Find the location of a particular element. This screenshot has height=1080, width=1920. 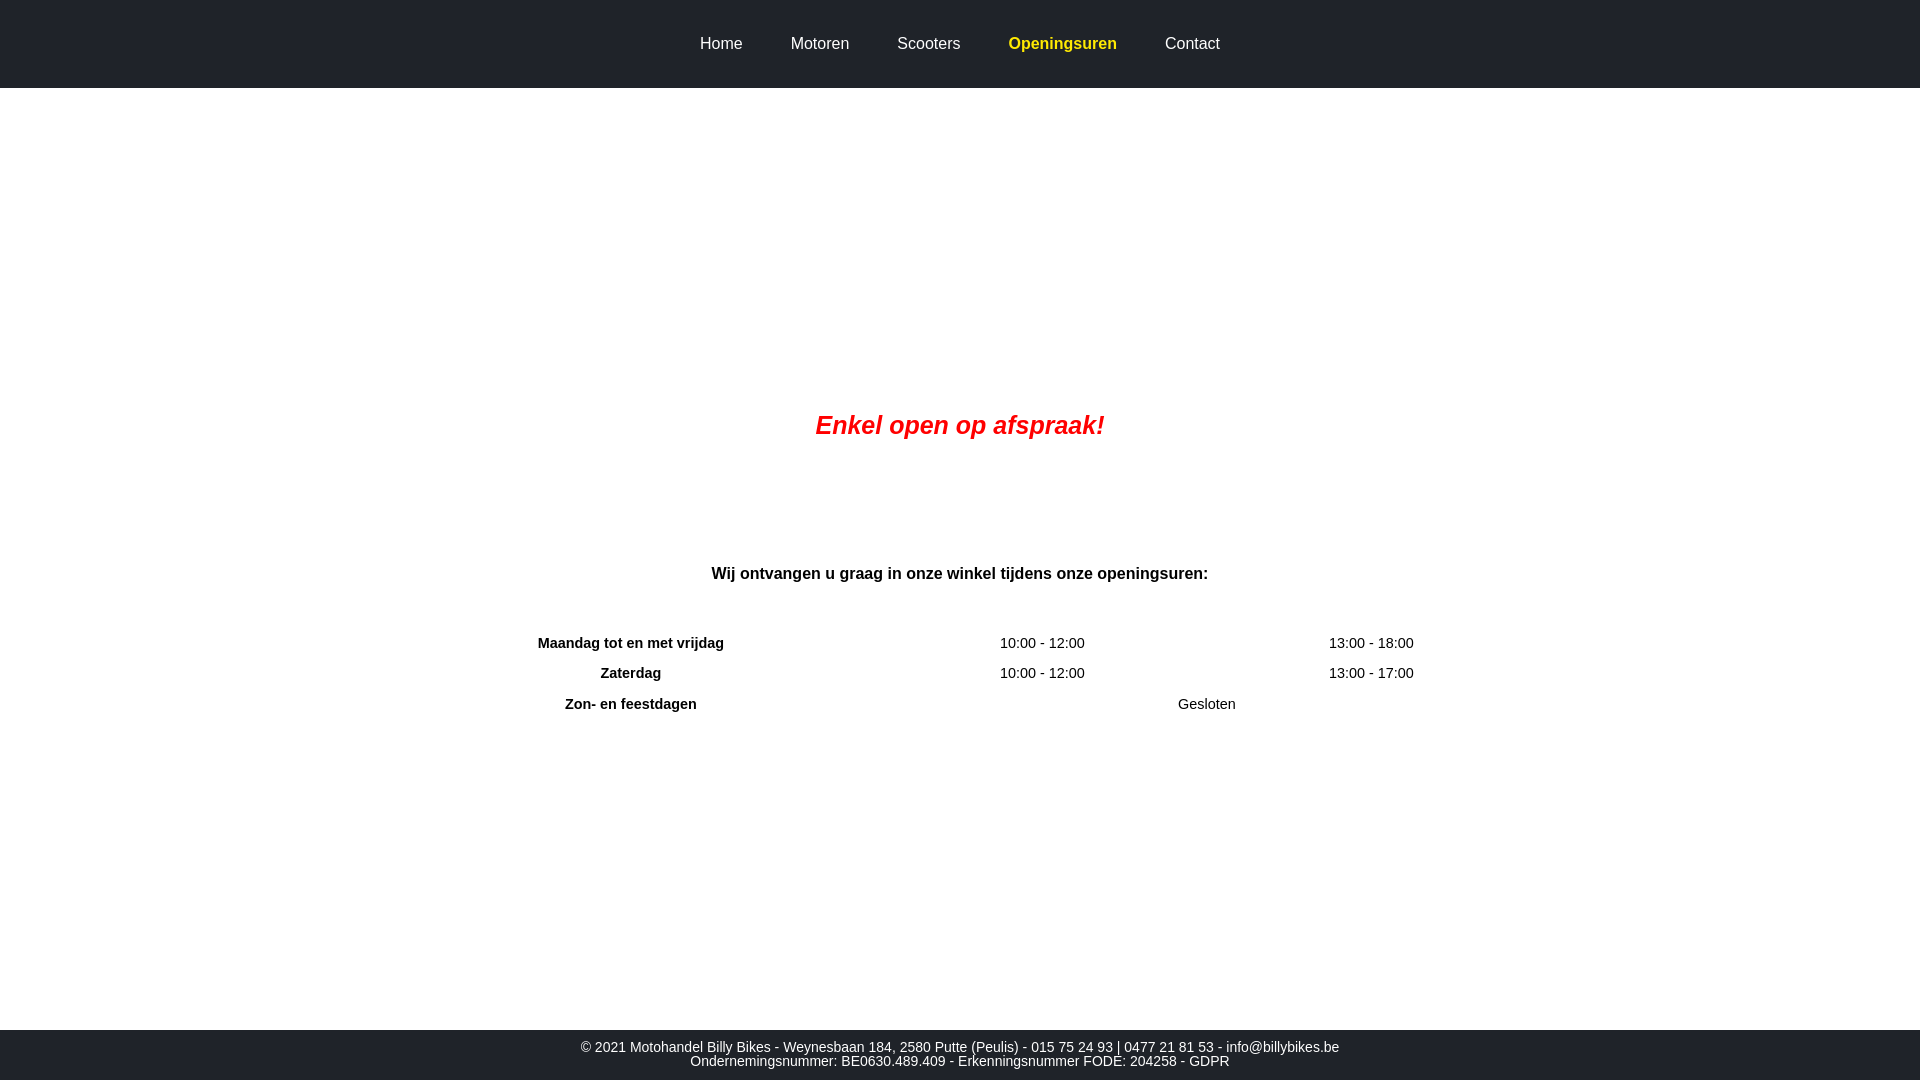

'GDPR' is located at coordinates (1208, 1059).